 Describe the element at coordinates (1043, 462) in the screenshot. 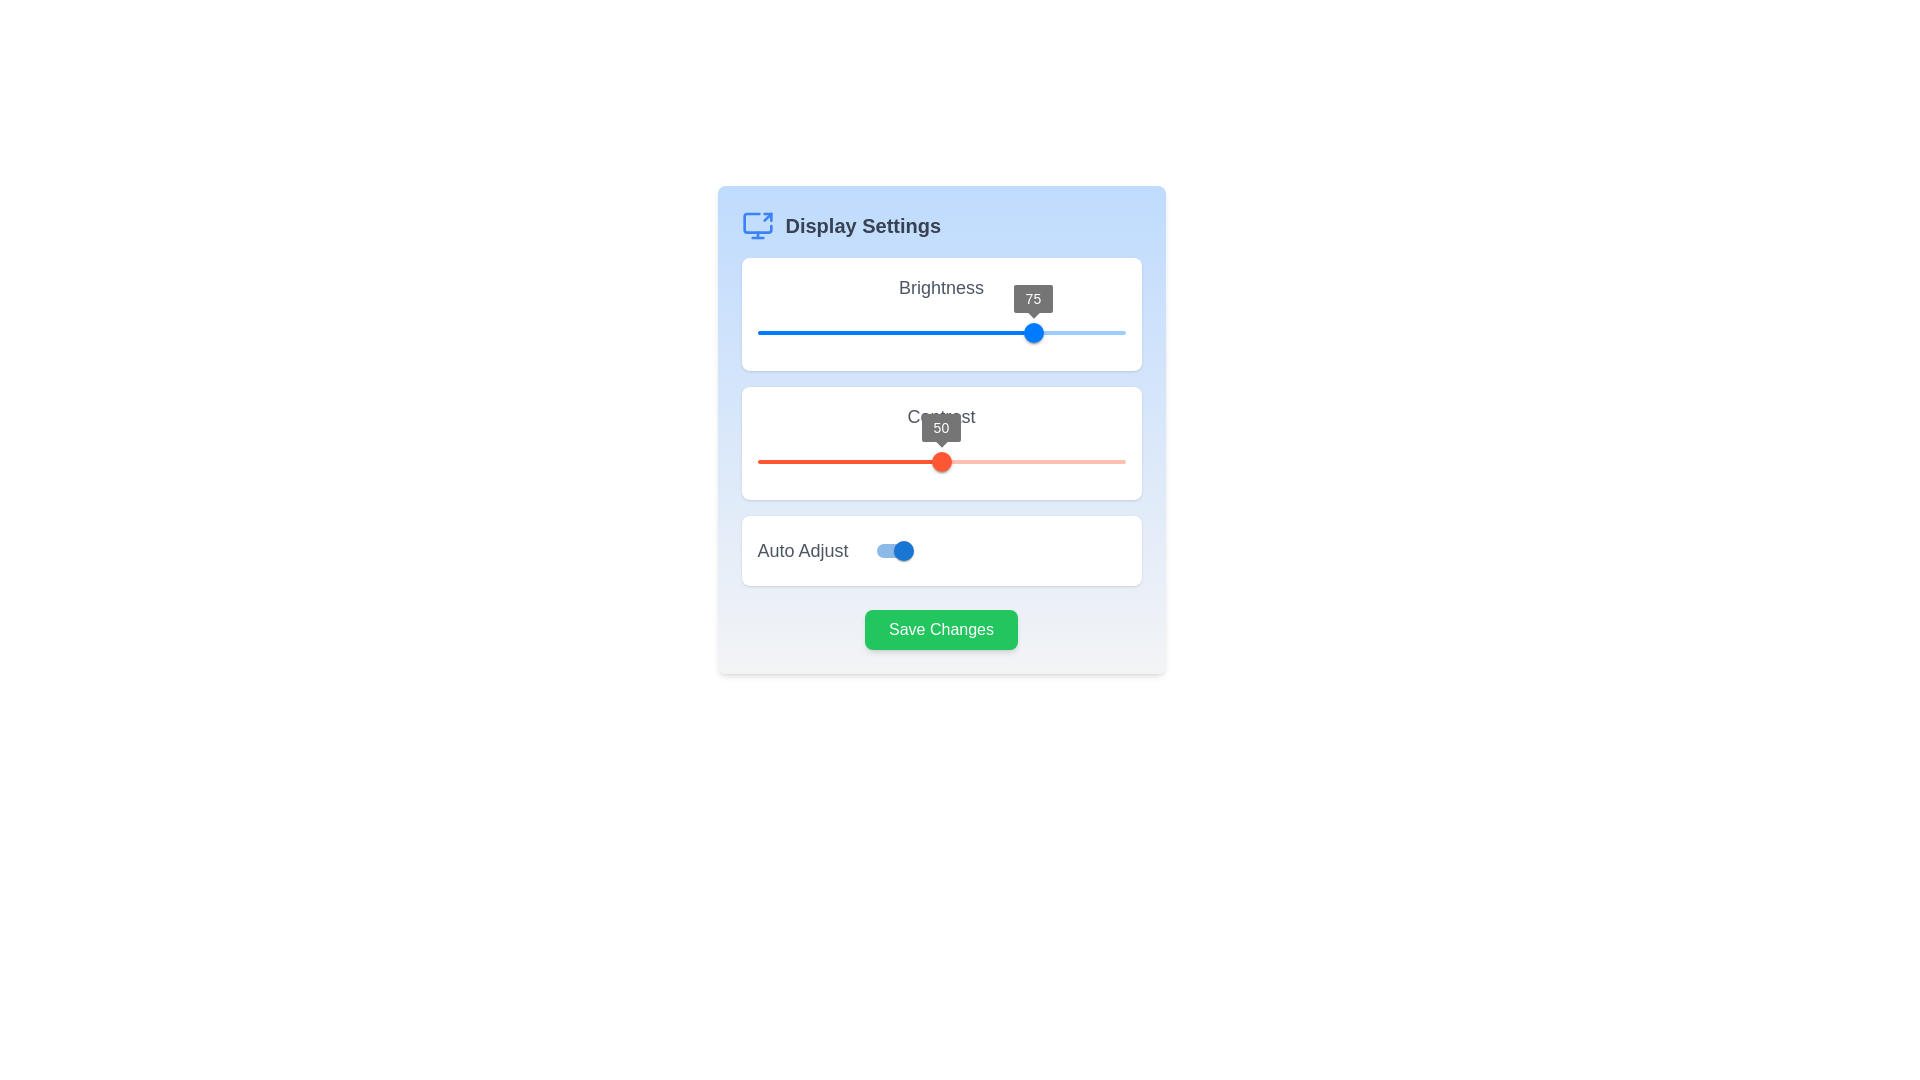

I see `contrast slider` at that location.